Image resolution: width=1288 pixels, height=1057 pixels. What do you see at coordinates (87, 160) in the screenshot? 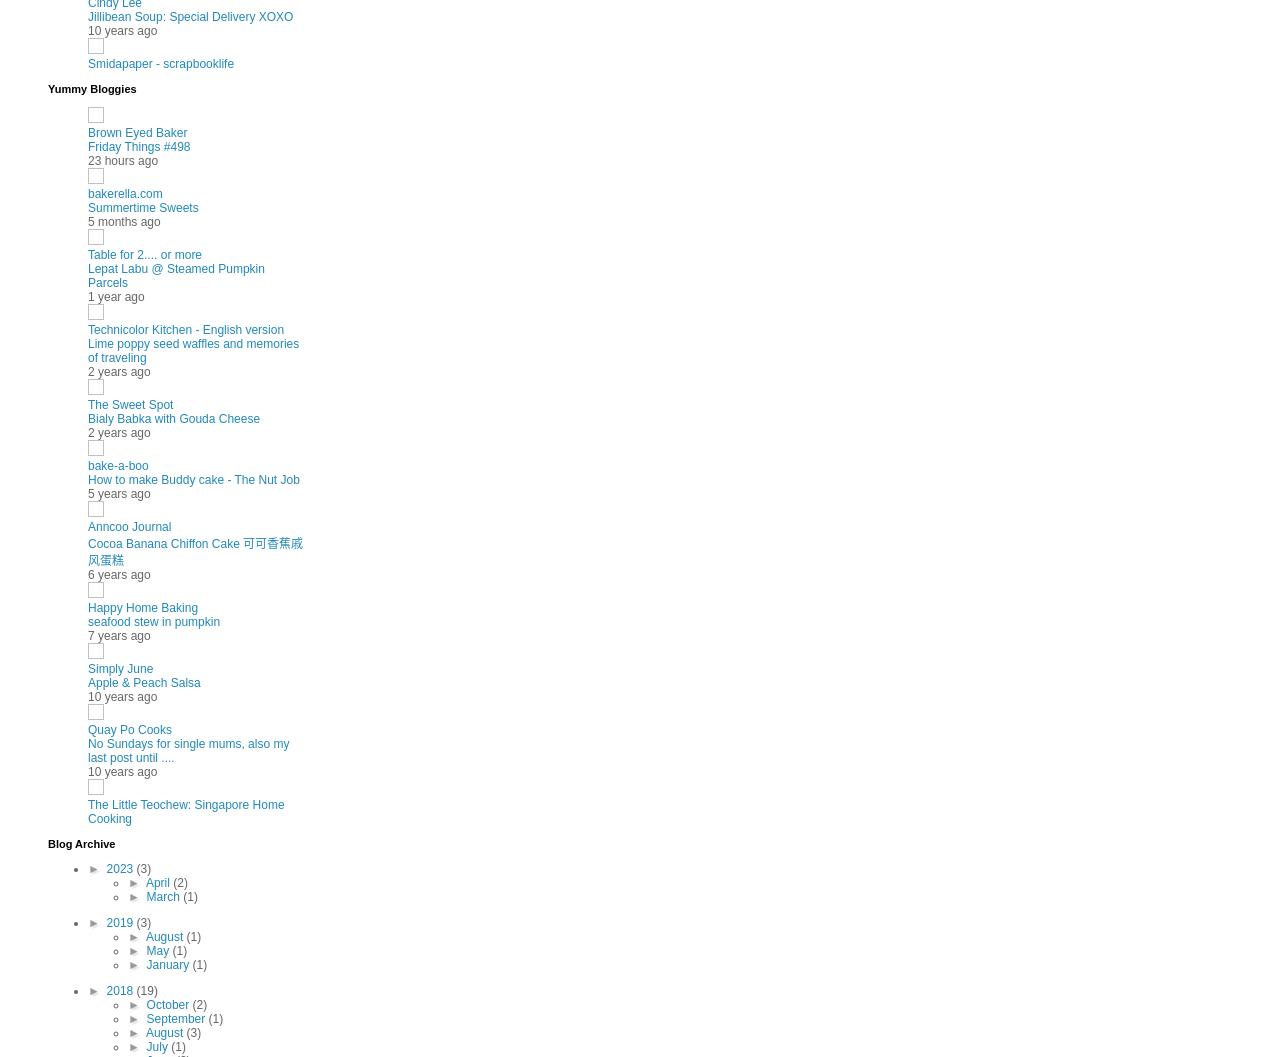
I see `'23 hours ago'` at bounding box center [87, 160].